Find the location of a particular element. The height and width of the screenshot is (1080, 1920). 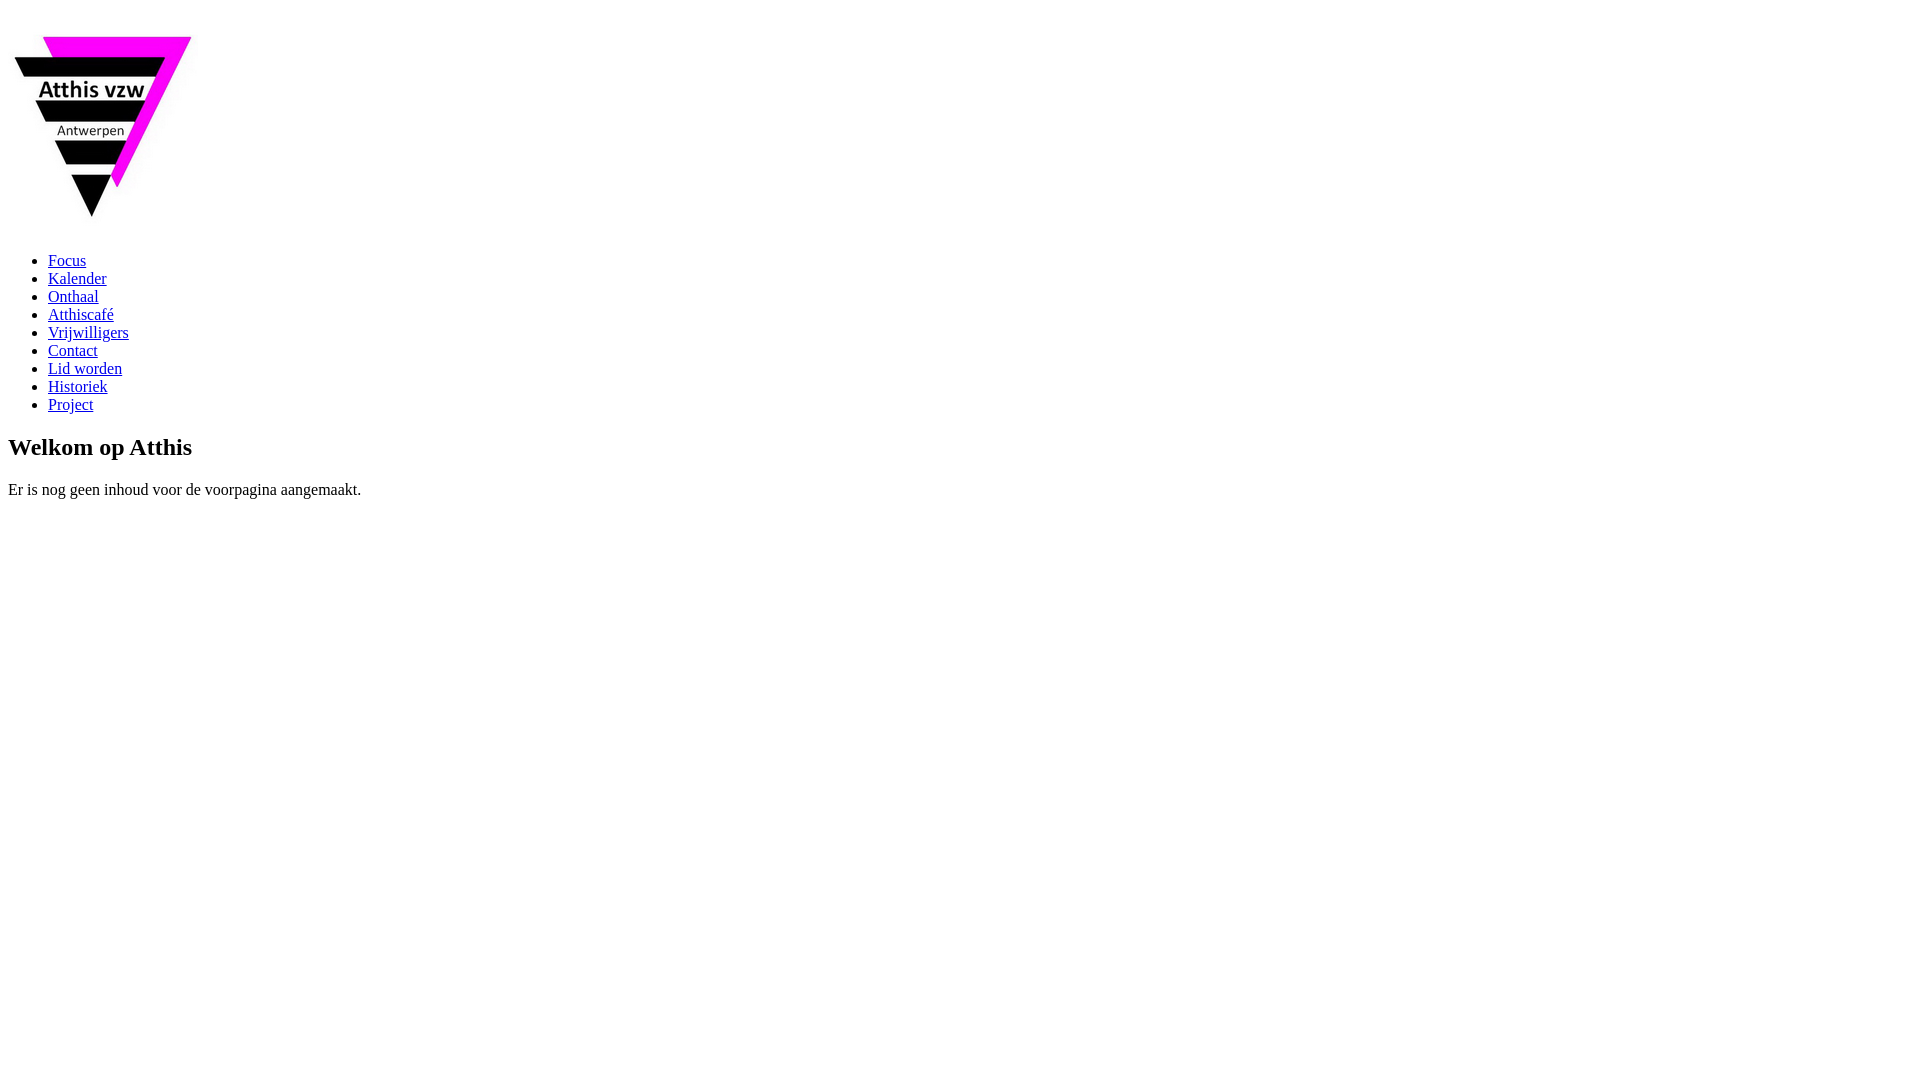

'Focus' is located at coordinates (48, 259).